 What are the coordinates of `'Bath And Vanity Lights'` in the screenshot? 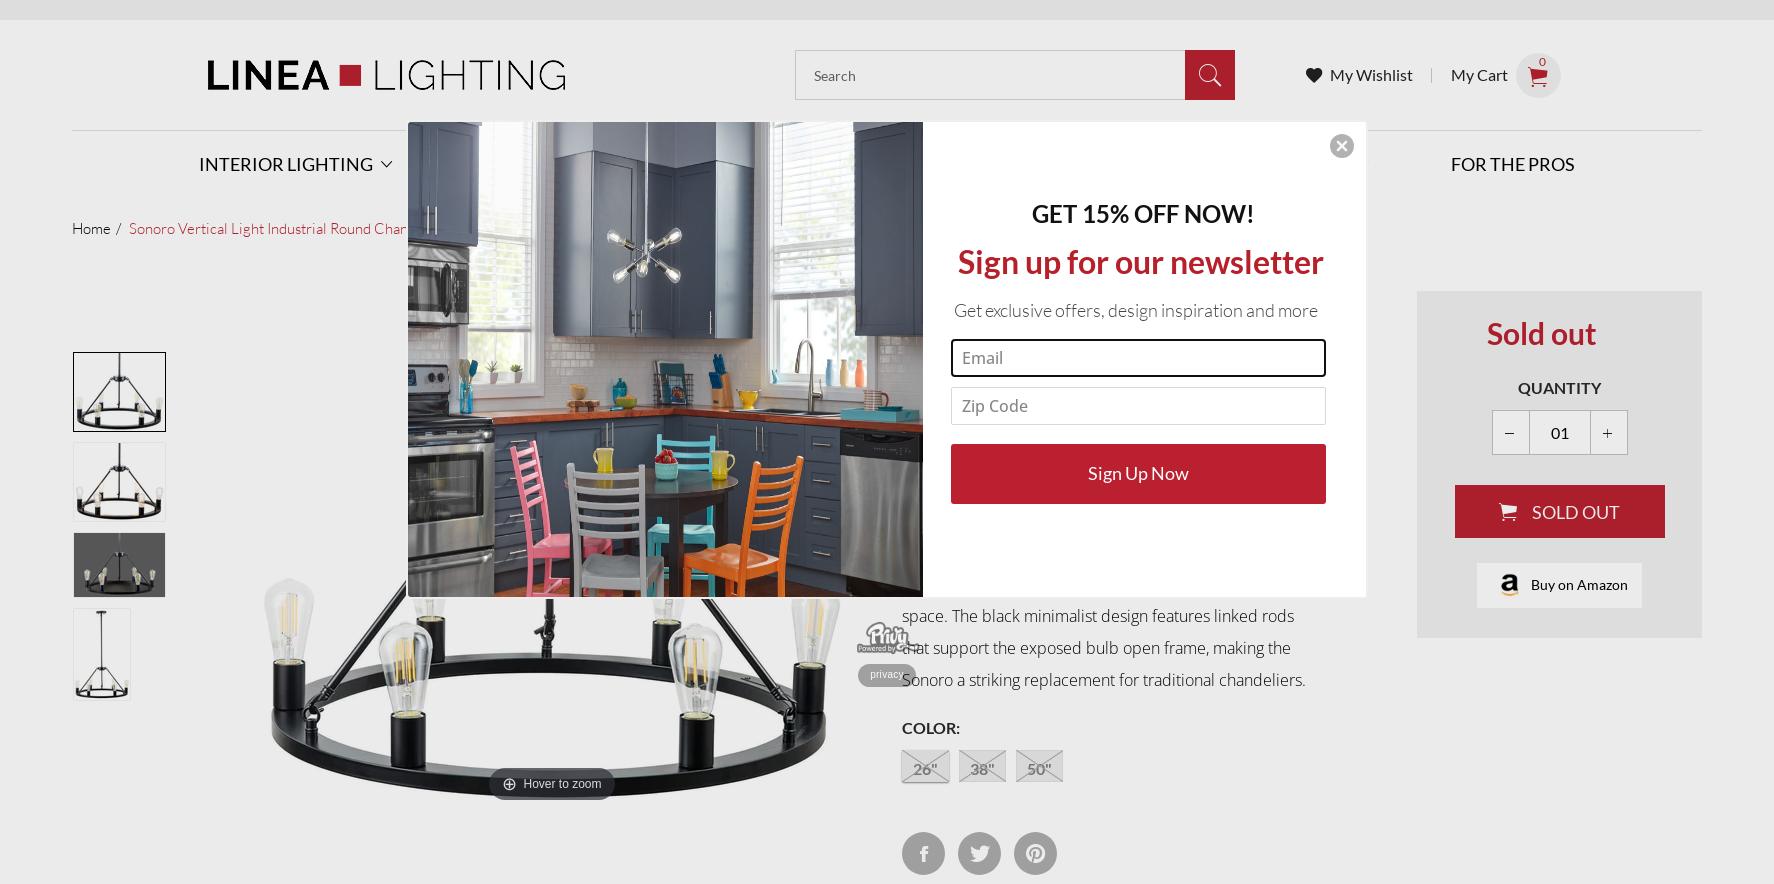 It's located at (737, 537).